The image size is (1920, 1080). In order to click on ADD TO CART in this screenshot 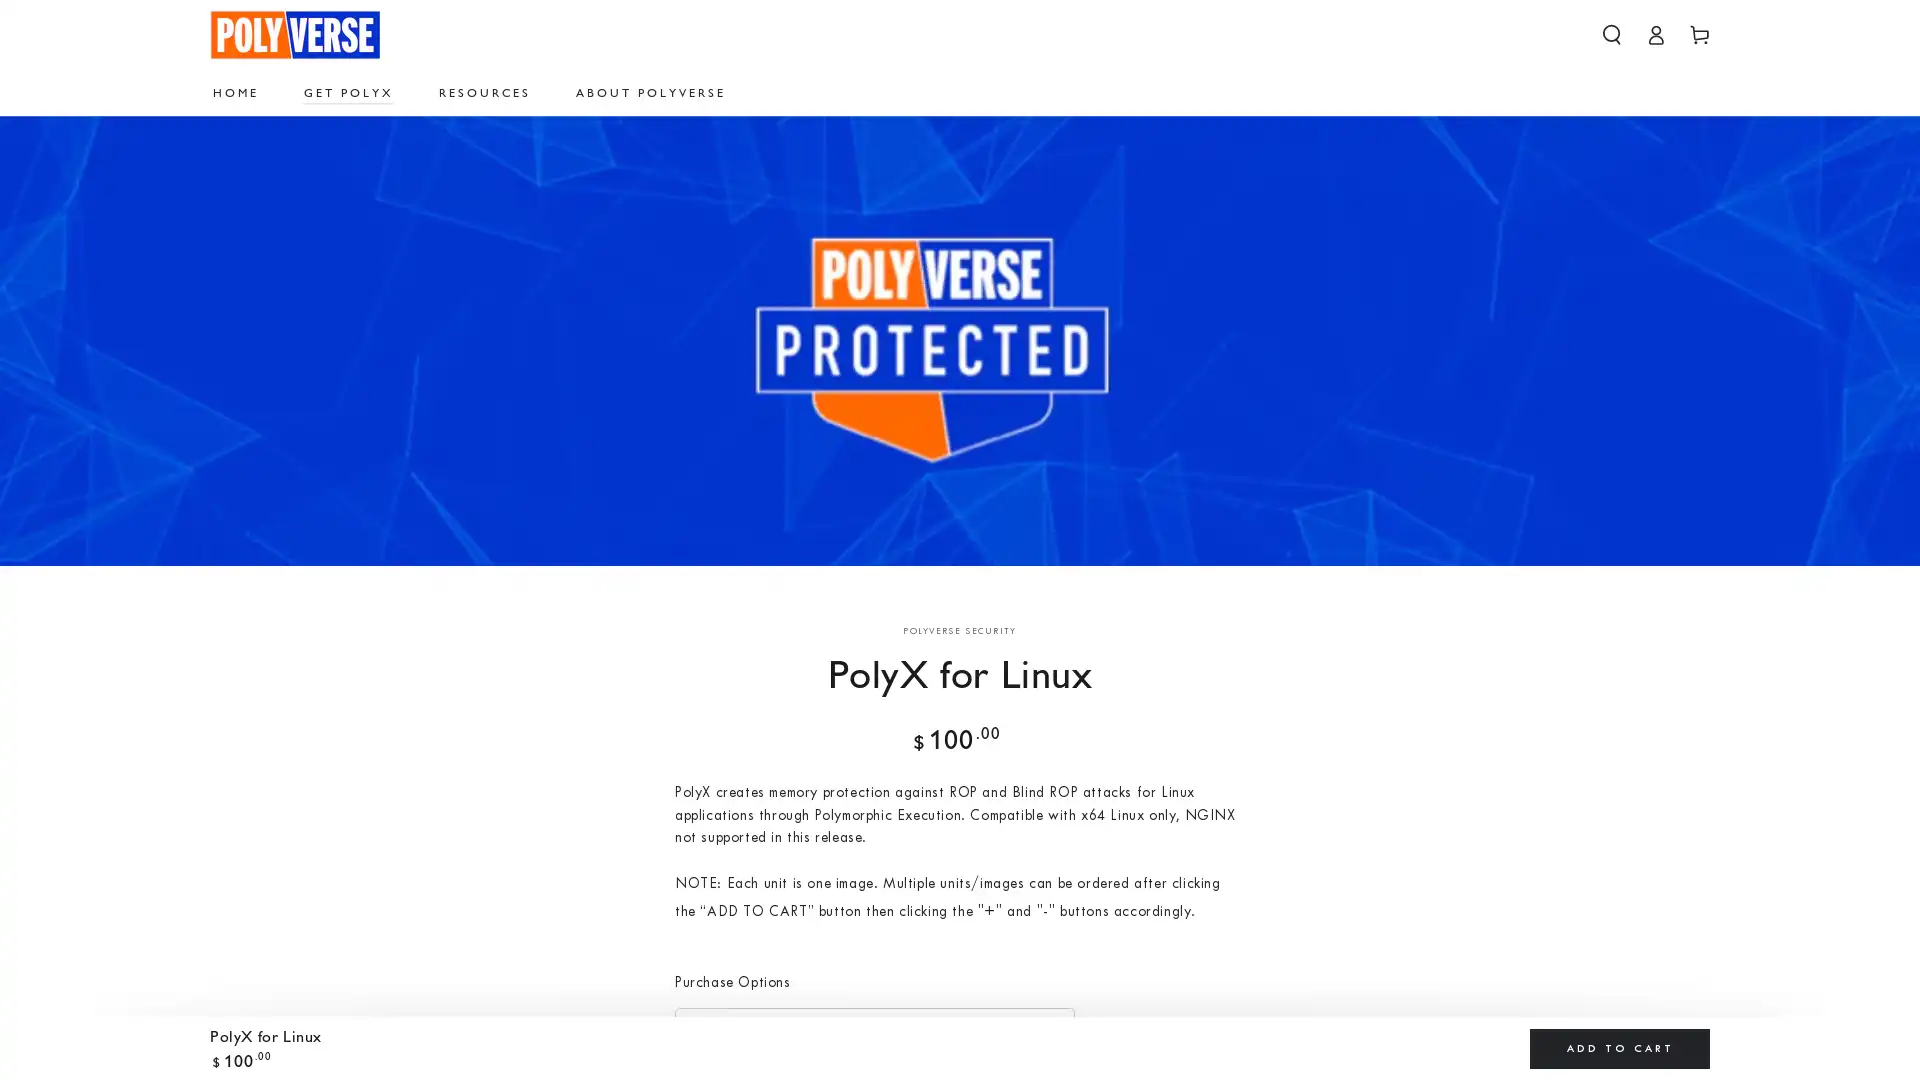, I will do `click(1620, 1047)`.